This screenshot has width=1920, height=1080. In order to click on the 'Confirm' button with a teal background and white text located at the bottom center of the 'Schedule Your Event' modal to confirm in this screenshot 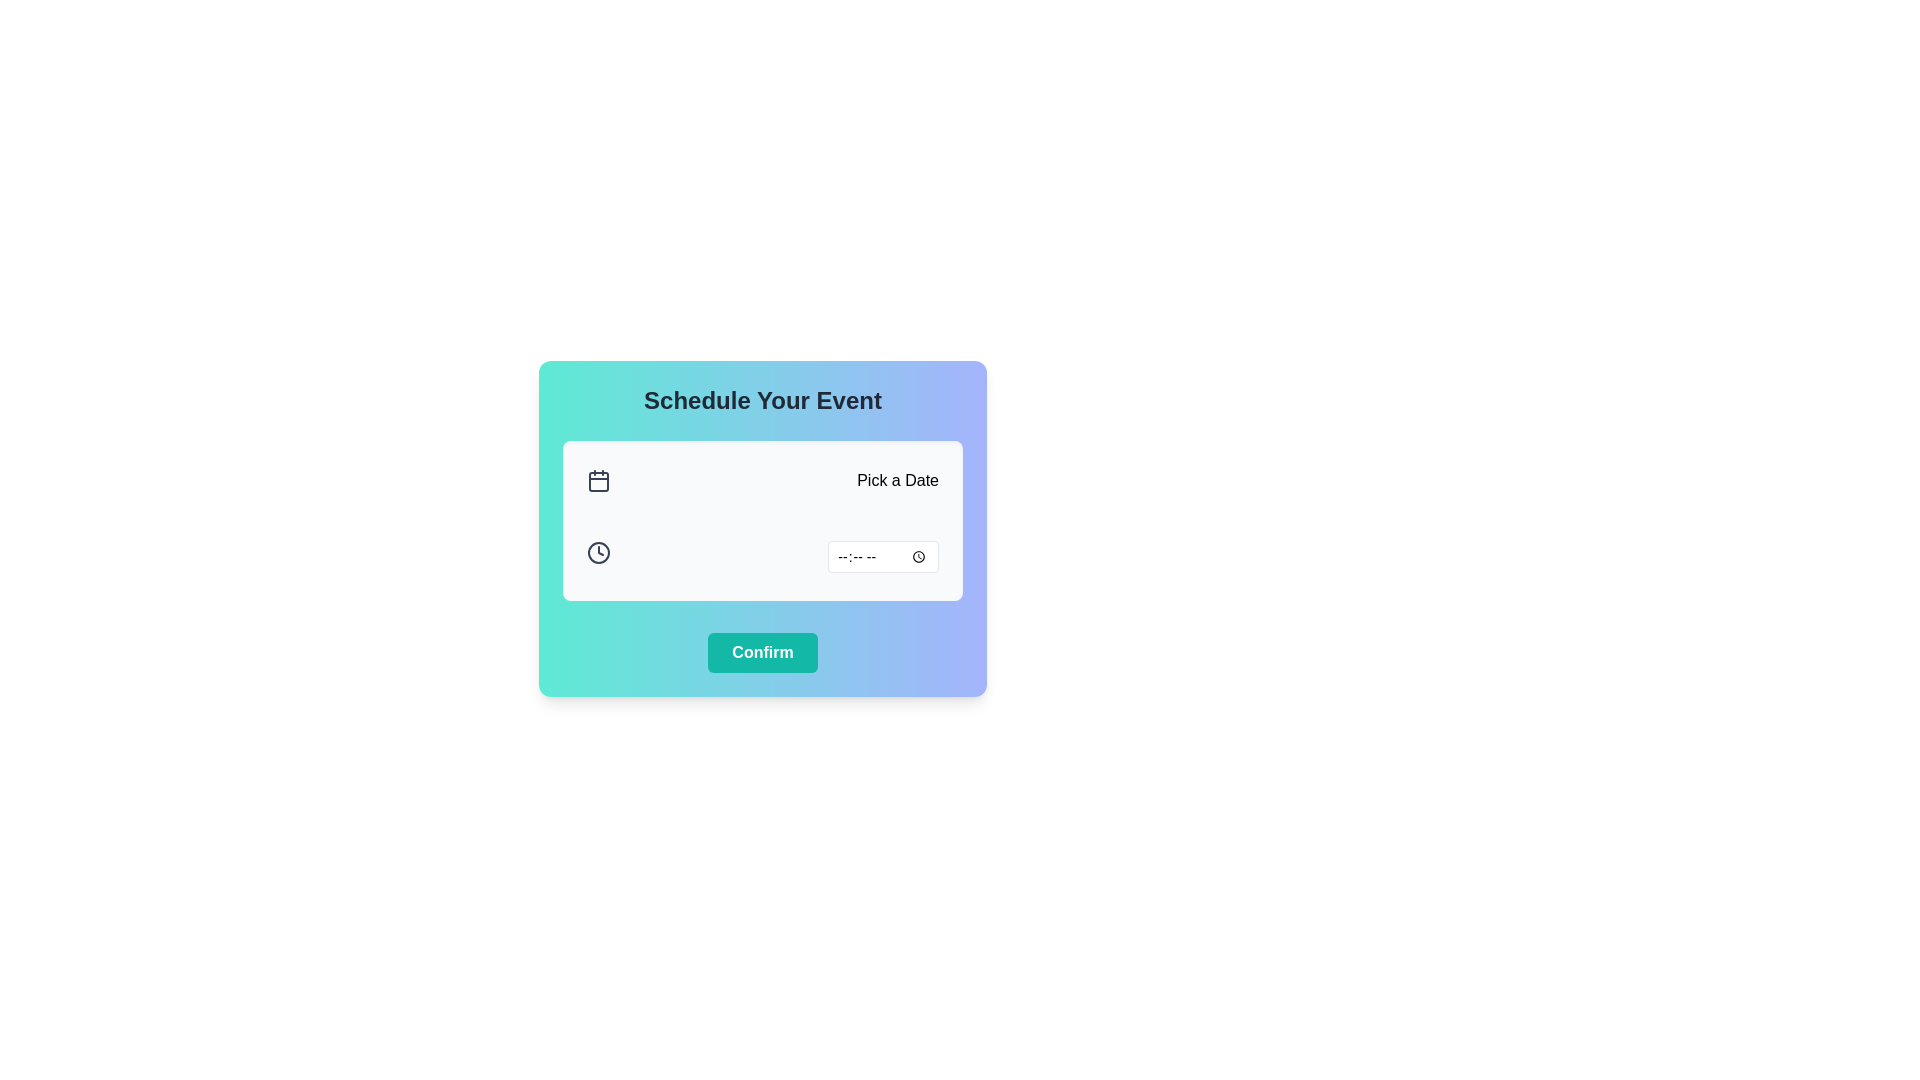, I will do `click(762, 652)`.